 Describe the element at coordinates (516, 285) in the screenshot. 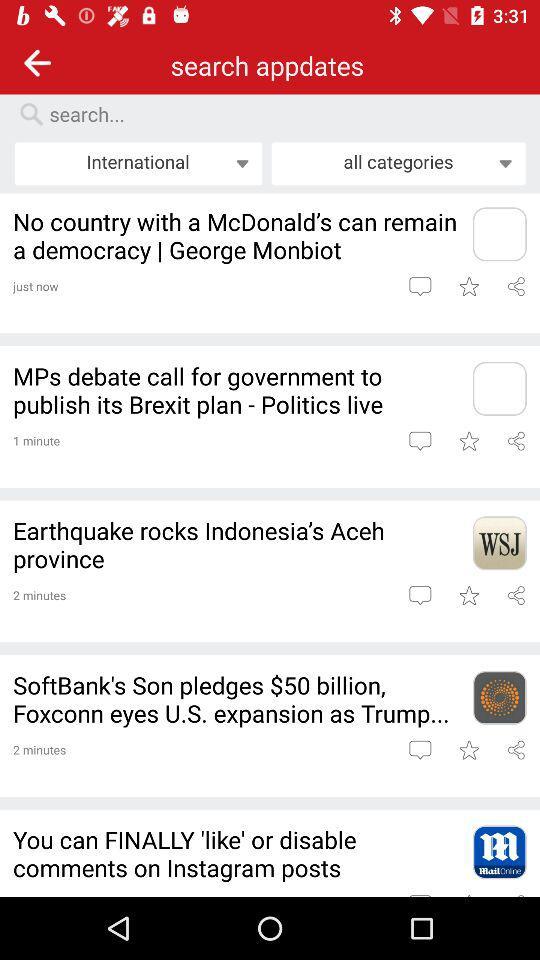

I see `share post` at that location.